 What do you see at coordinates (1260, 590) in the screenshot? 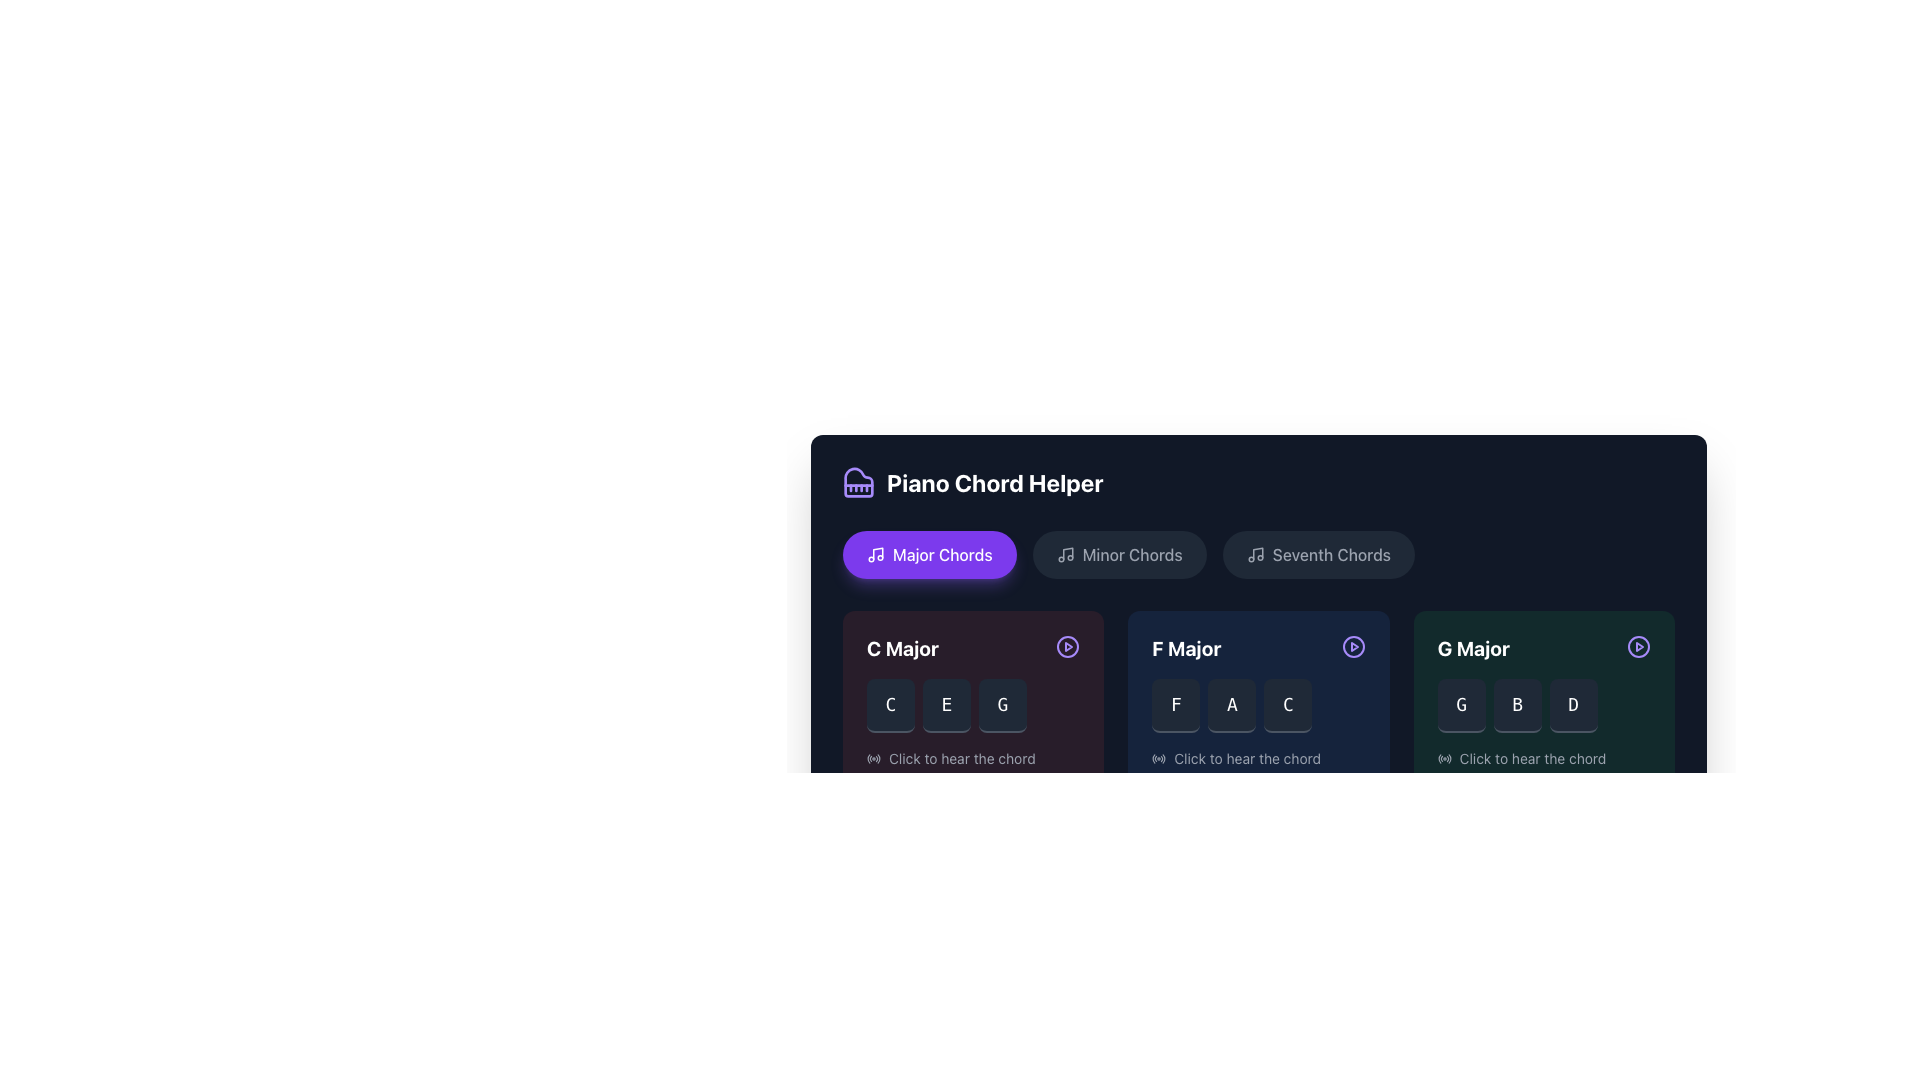
I see `the 'Seventh Chords' tab using keyboard navigation` at bounding box center [1260, 590].